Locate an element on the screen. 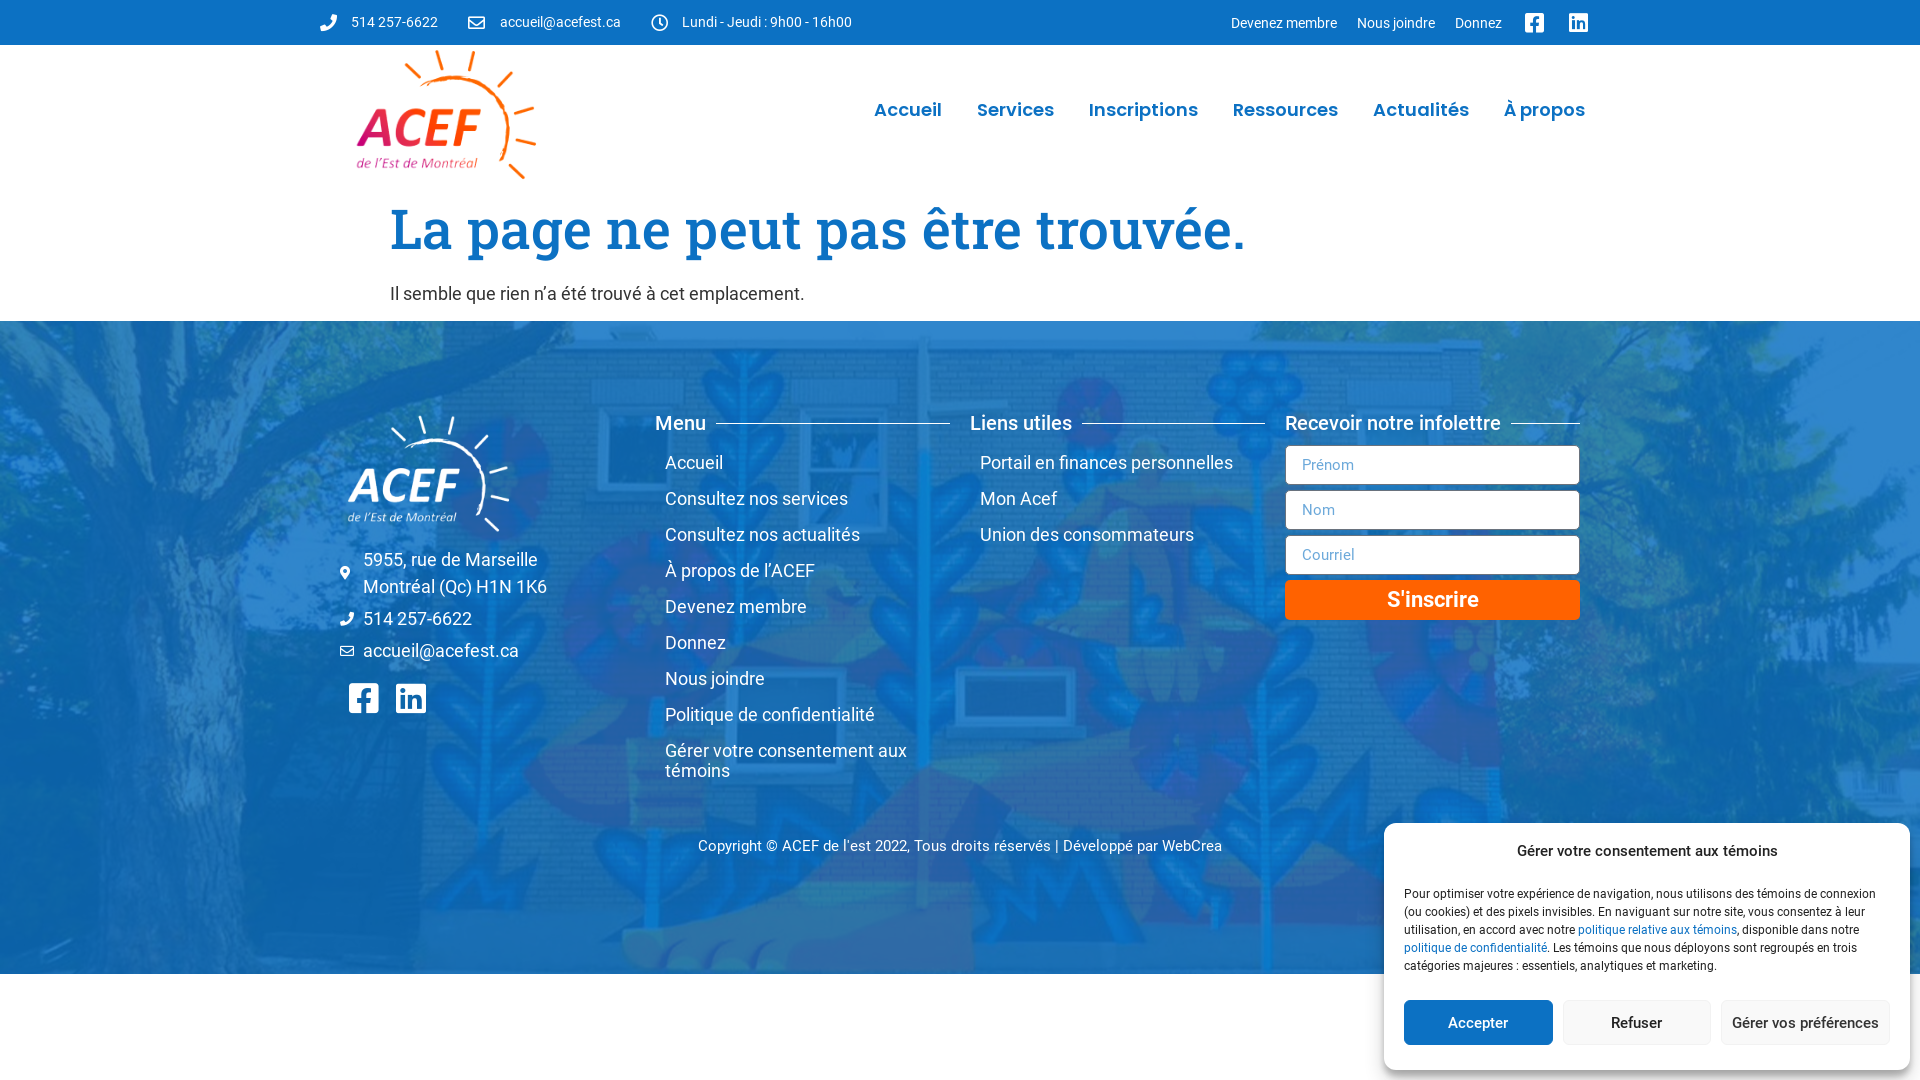 This screenshot has height=1080, width=1920. '514 257-6622' is located at coordinates (379, 22).